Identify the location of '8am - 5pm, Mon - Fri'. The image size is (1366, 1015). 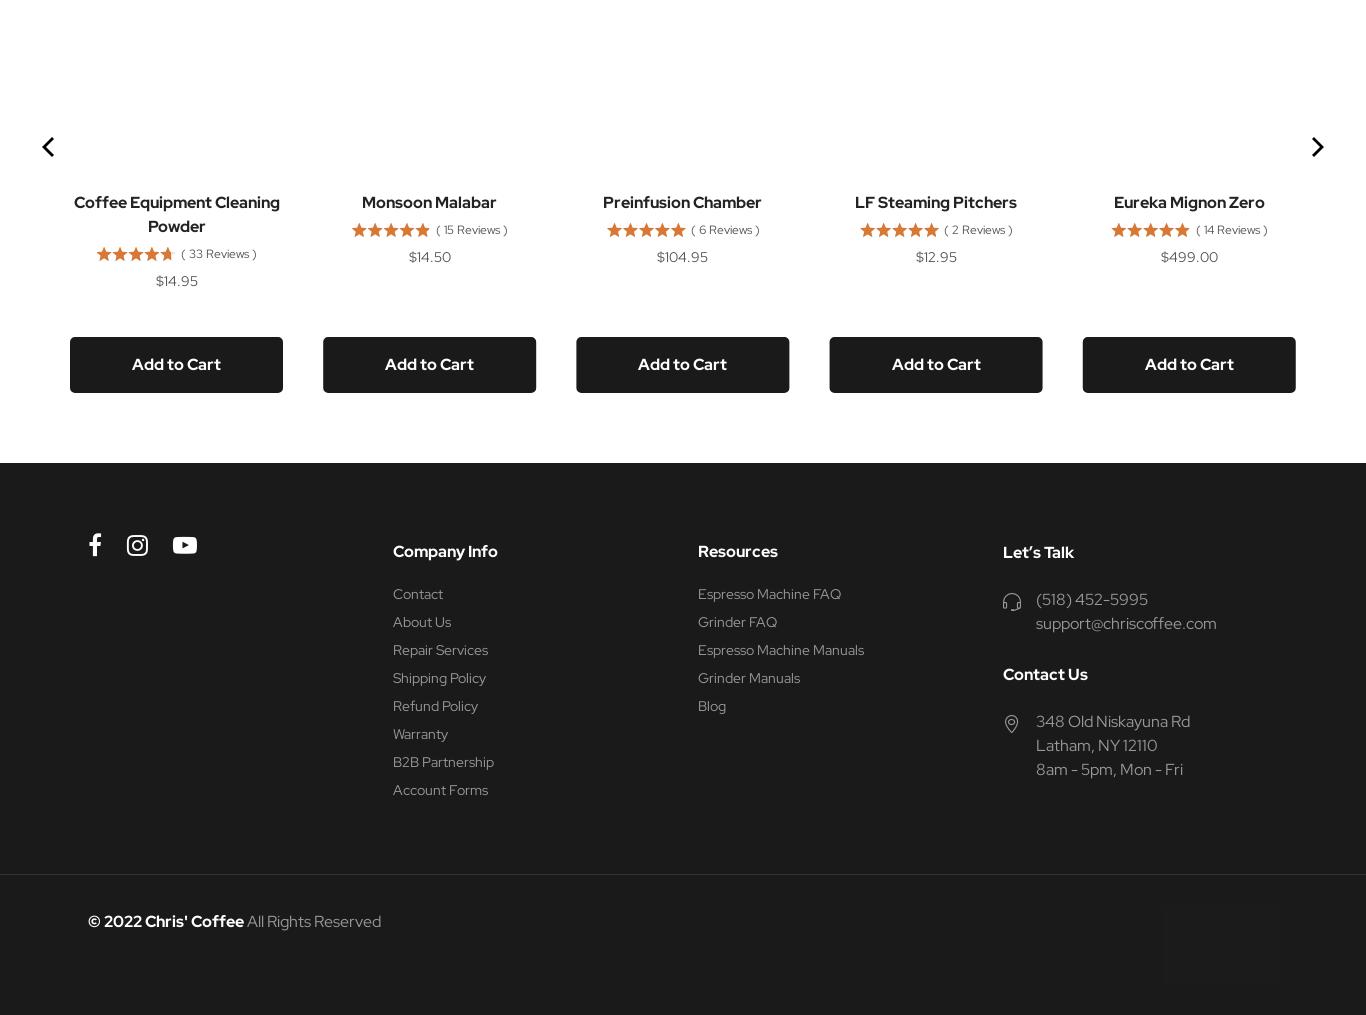
(1108, 768).